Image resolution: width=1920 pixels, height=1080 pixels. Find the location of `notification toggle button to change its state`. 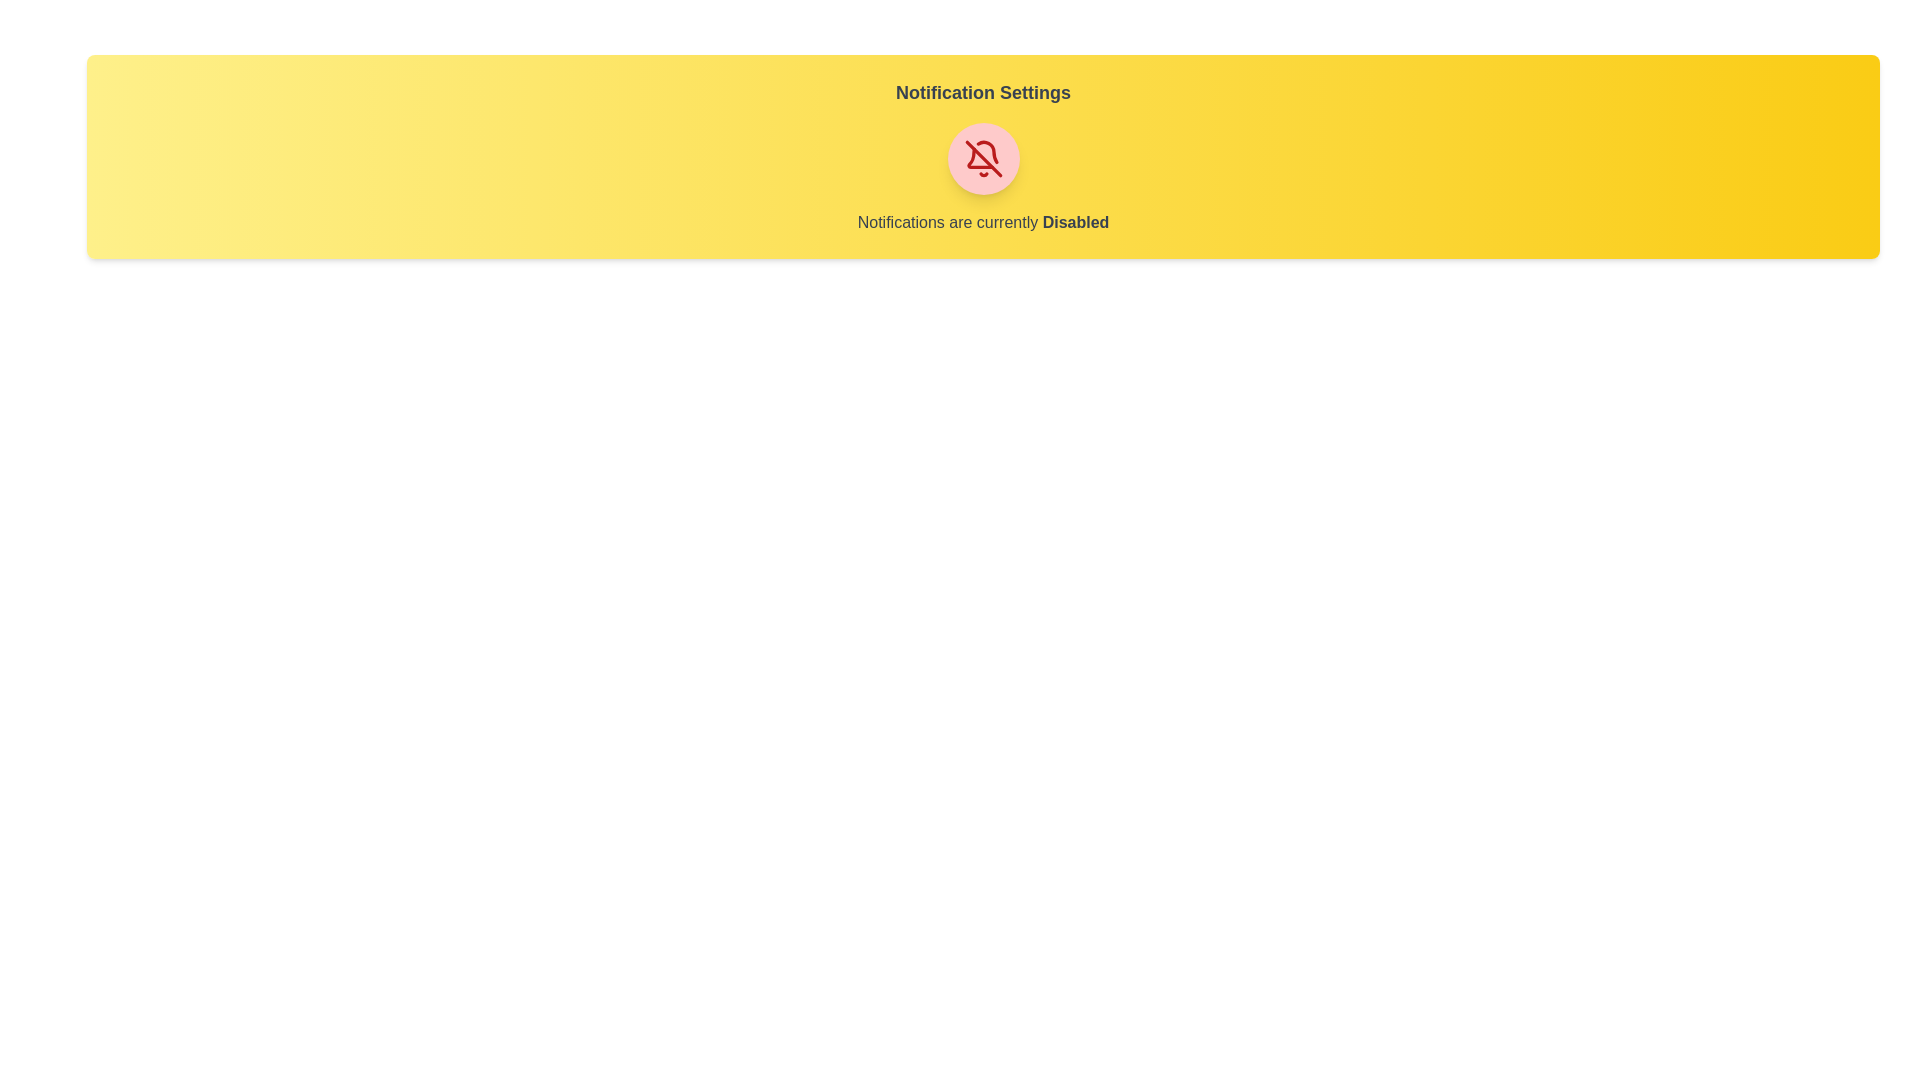

notification toggle button to change its state is located at coordinates (983, 157).